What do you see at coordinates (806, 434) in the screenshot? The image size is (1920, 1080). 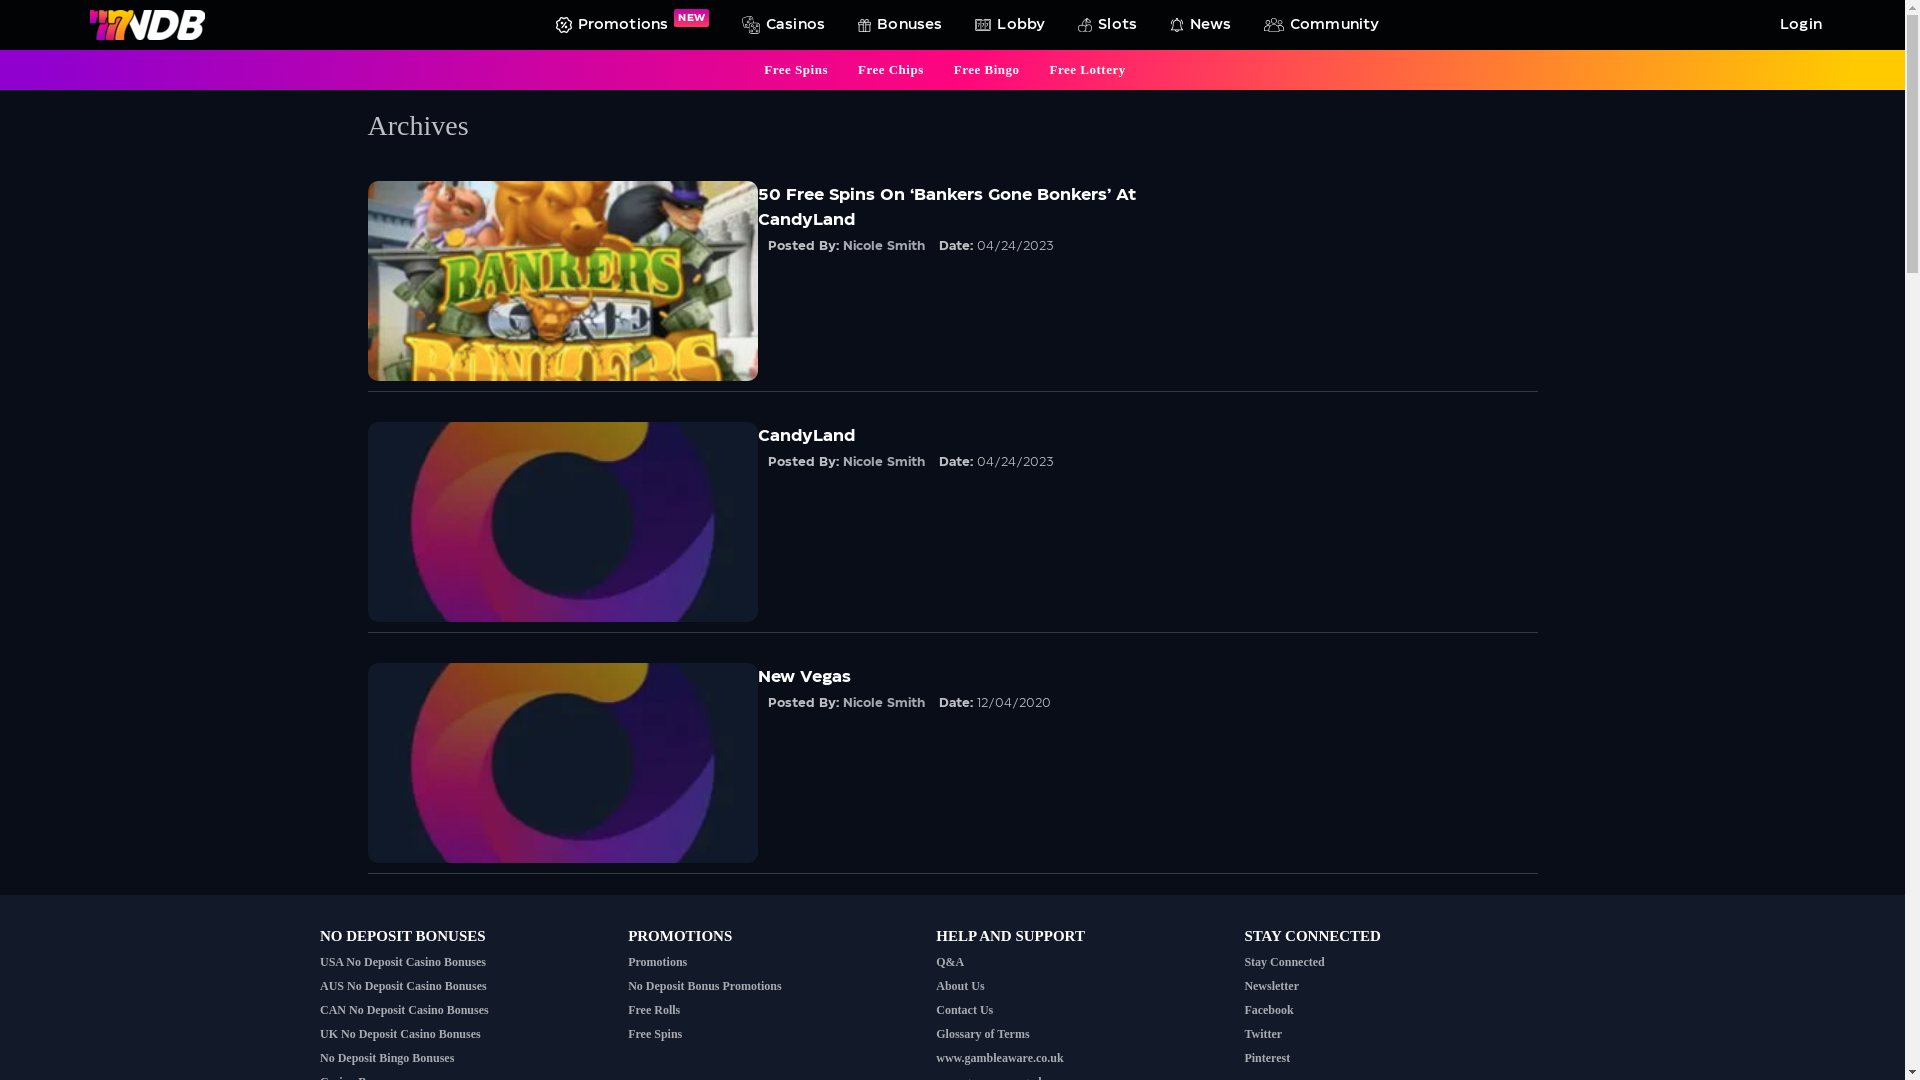 I see `'CandyLand'` at bounding box center [806, 434].